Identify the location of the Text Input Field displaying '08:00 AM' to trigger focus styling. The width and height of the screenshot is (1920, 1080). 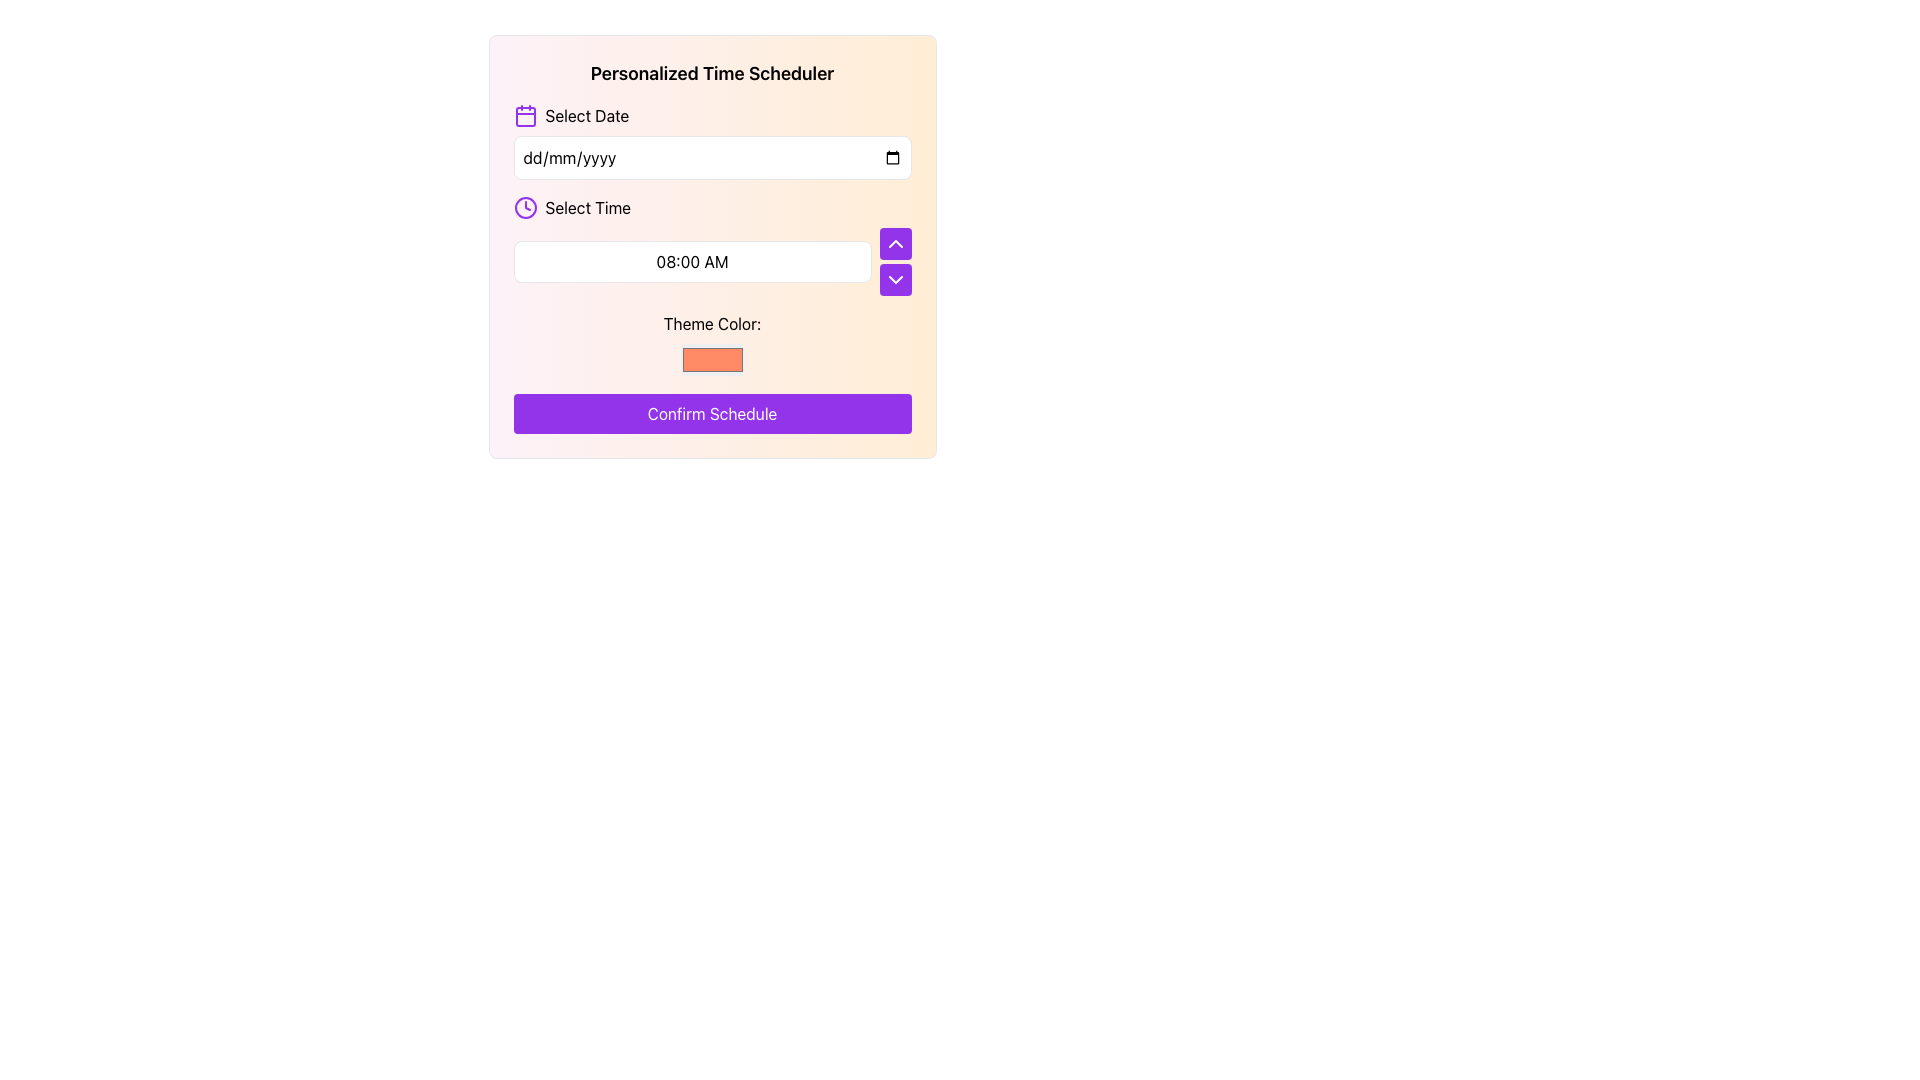
(692, 261).